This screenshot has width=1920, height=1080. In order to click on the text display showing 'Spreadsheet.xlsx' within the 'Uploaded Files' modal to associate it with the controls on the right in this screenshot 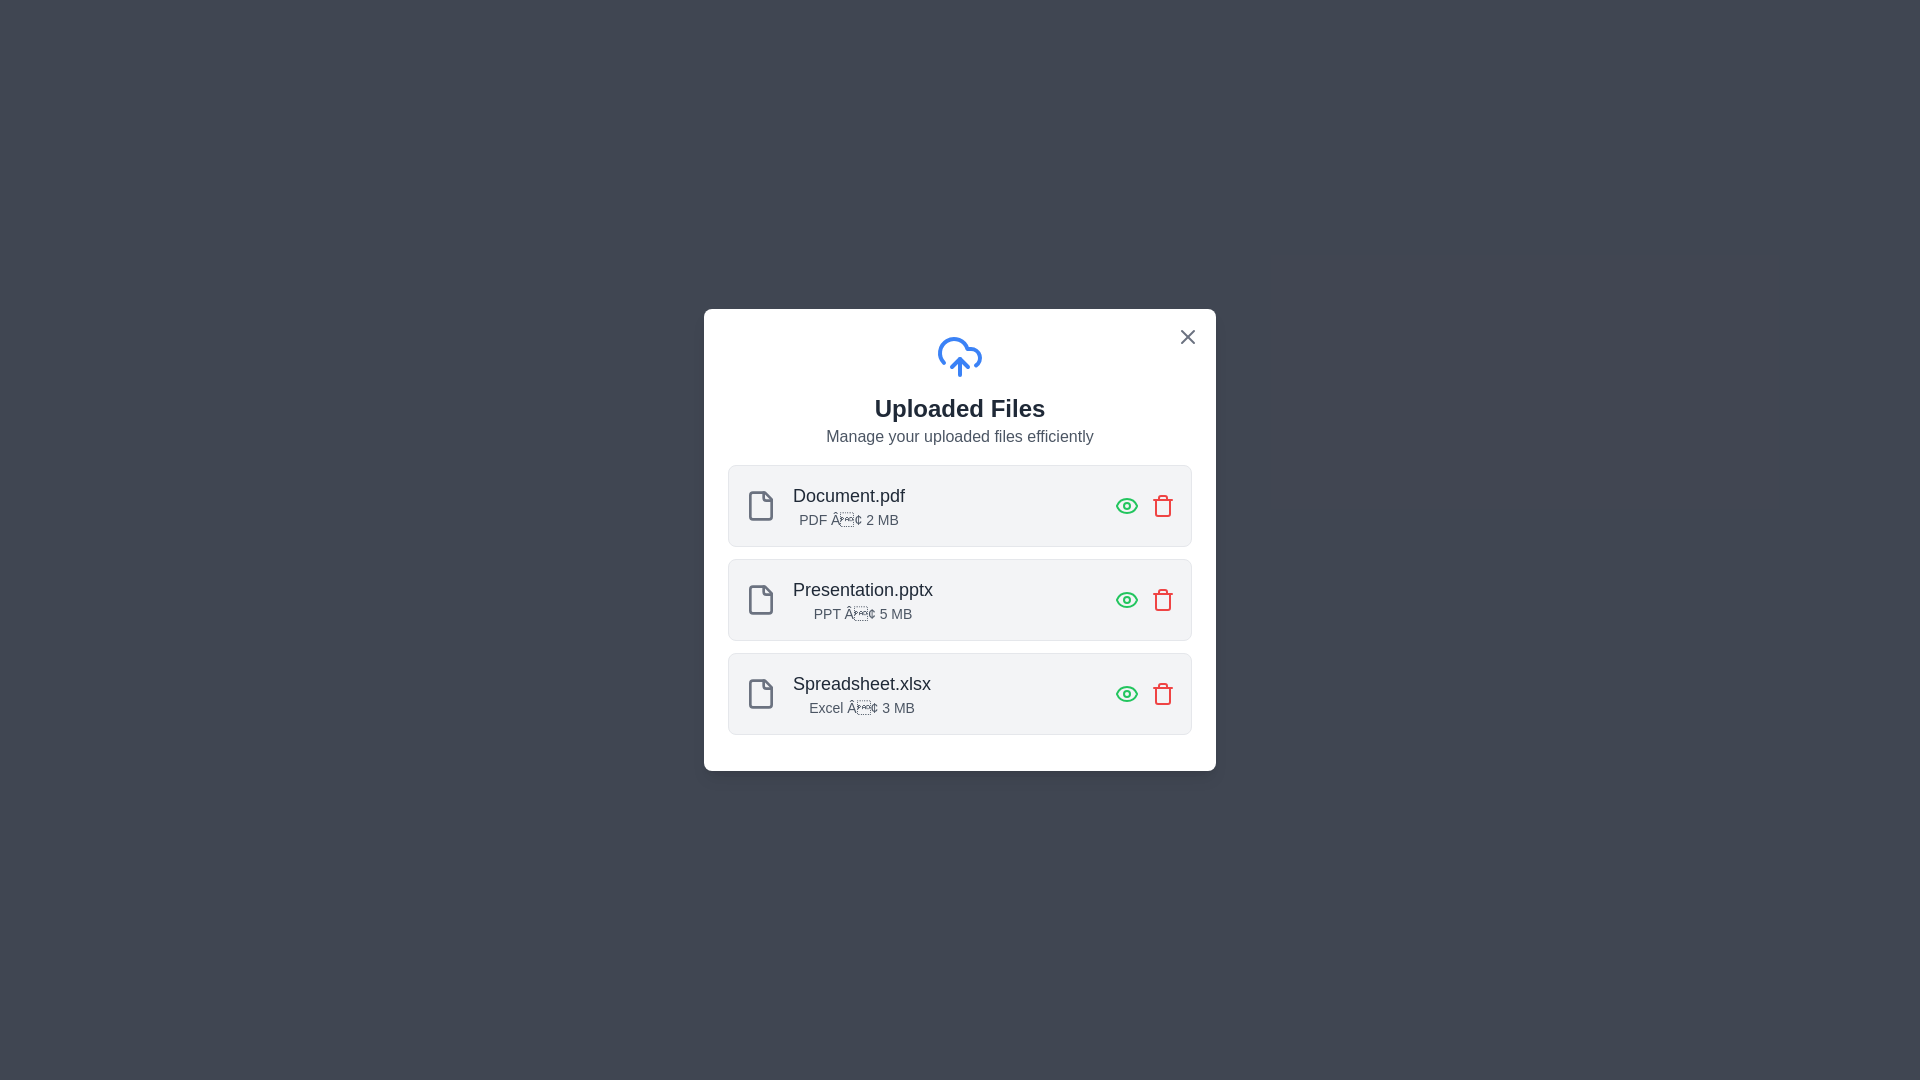, I will do `click(862, 693)`.